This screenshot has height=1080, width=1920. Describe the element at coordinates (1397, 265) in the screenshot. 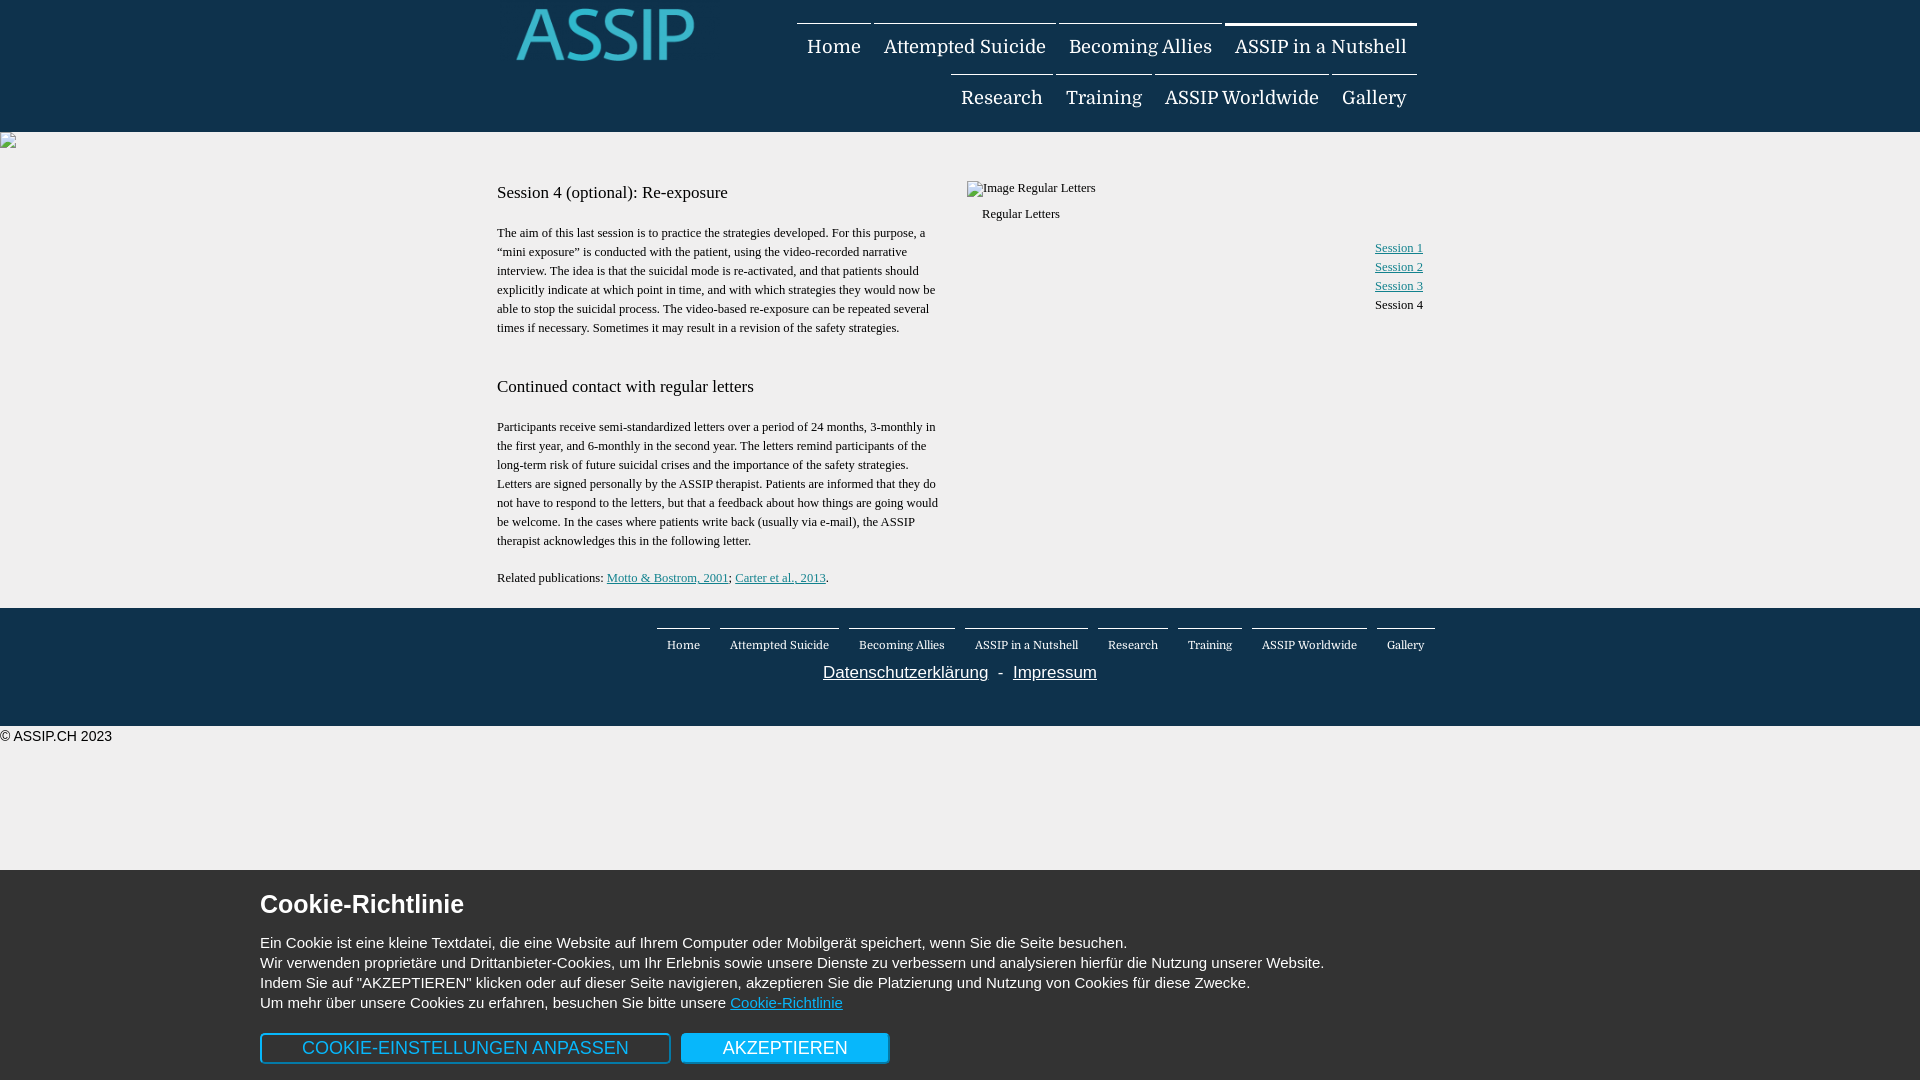

I see `'Session 2'` at that location.